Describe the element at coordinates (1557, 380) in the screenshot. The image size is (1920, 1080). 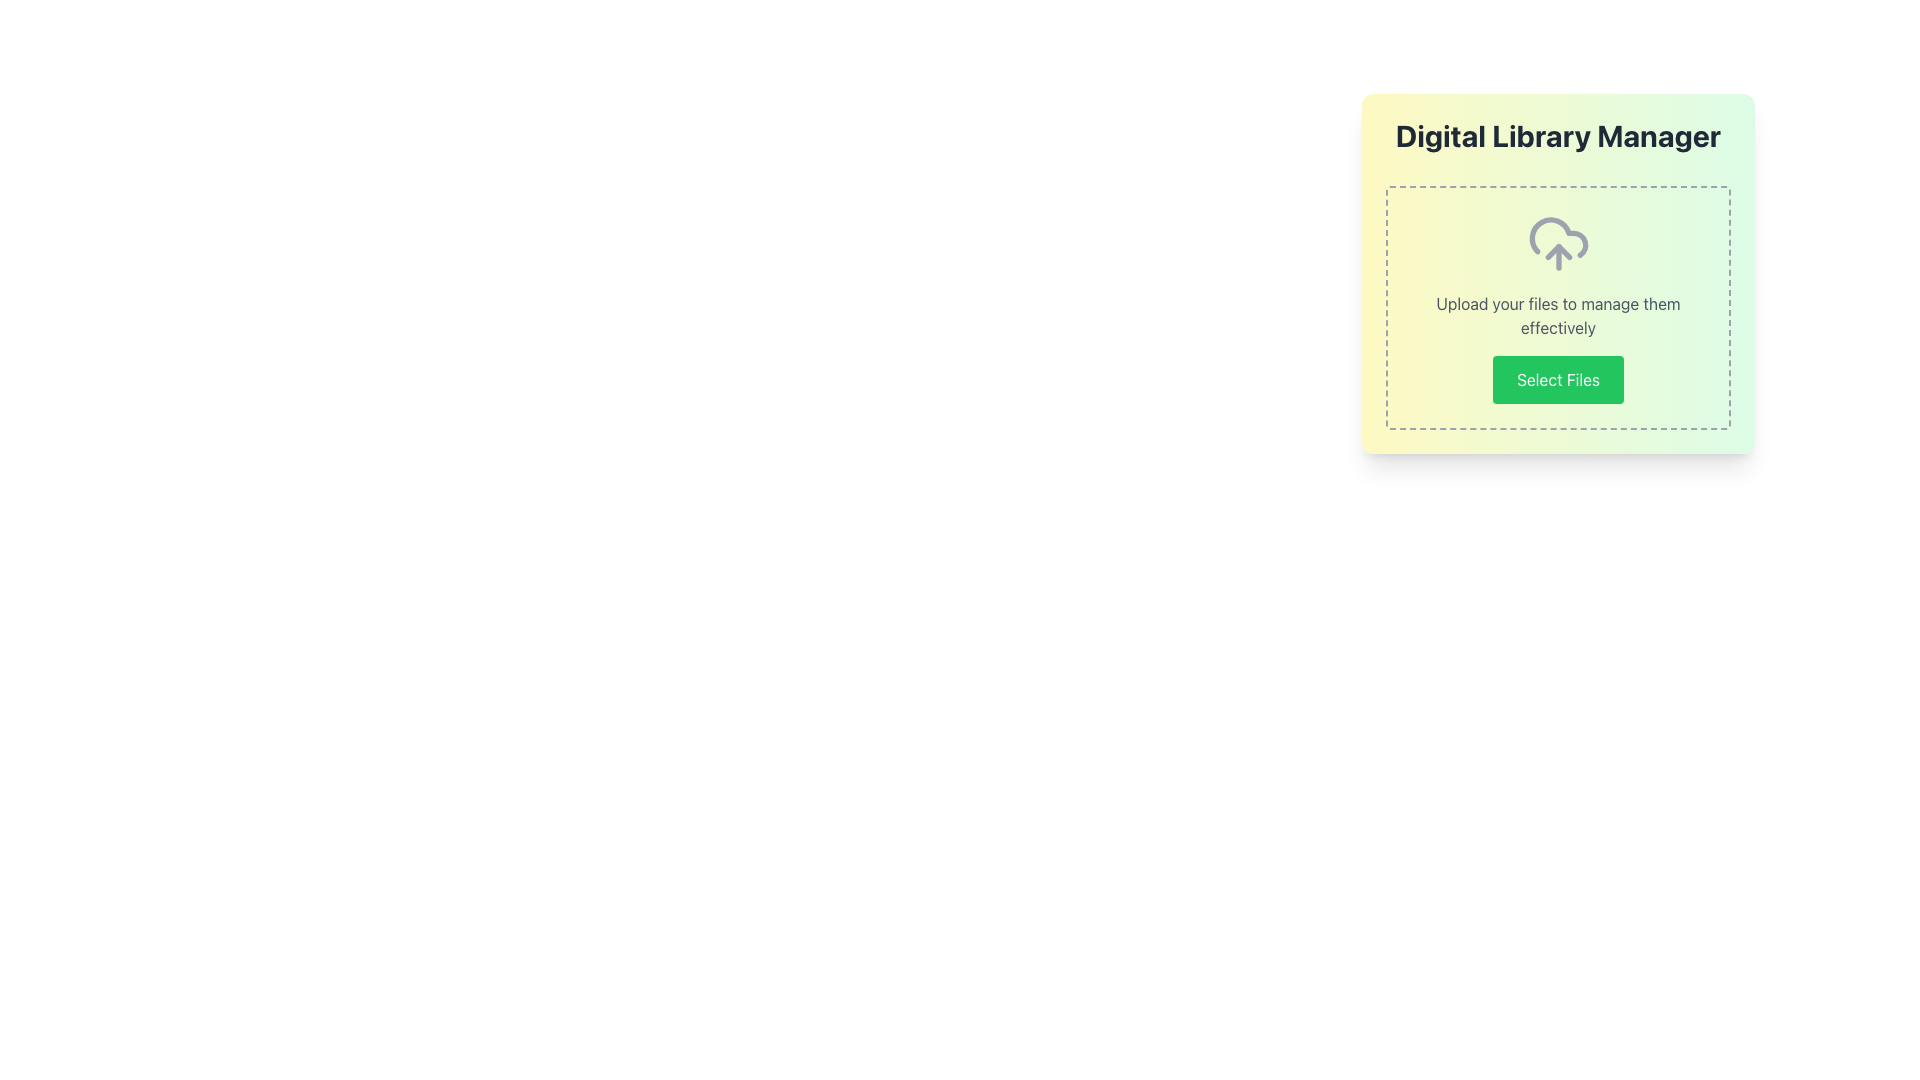
I see `the file selection button located below the cloud upload icon in the 'Digital Library Manager' card` at that location.